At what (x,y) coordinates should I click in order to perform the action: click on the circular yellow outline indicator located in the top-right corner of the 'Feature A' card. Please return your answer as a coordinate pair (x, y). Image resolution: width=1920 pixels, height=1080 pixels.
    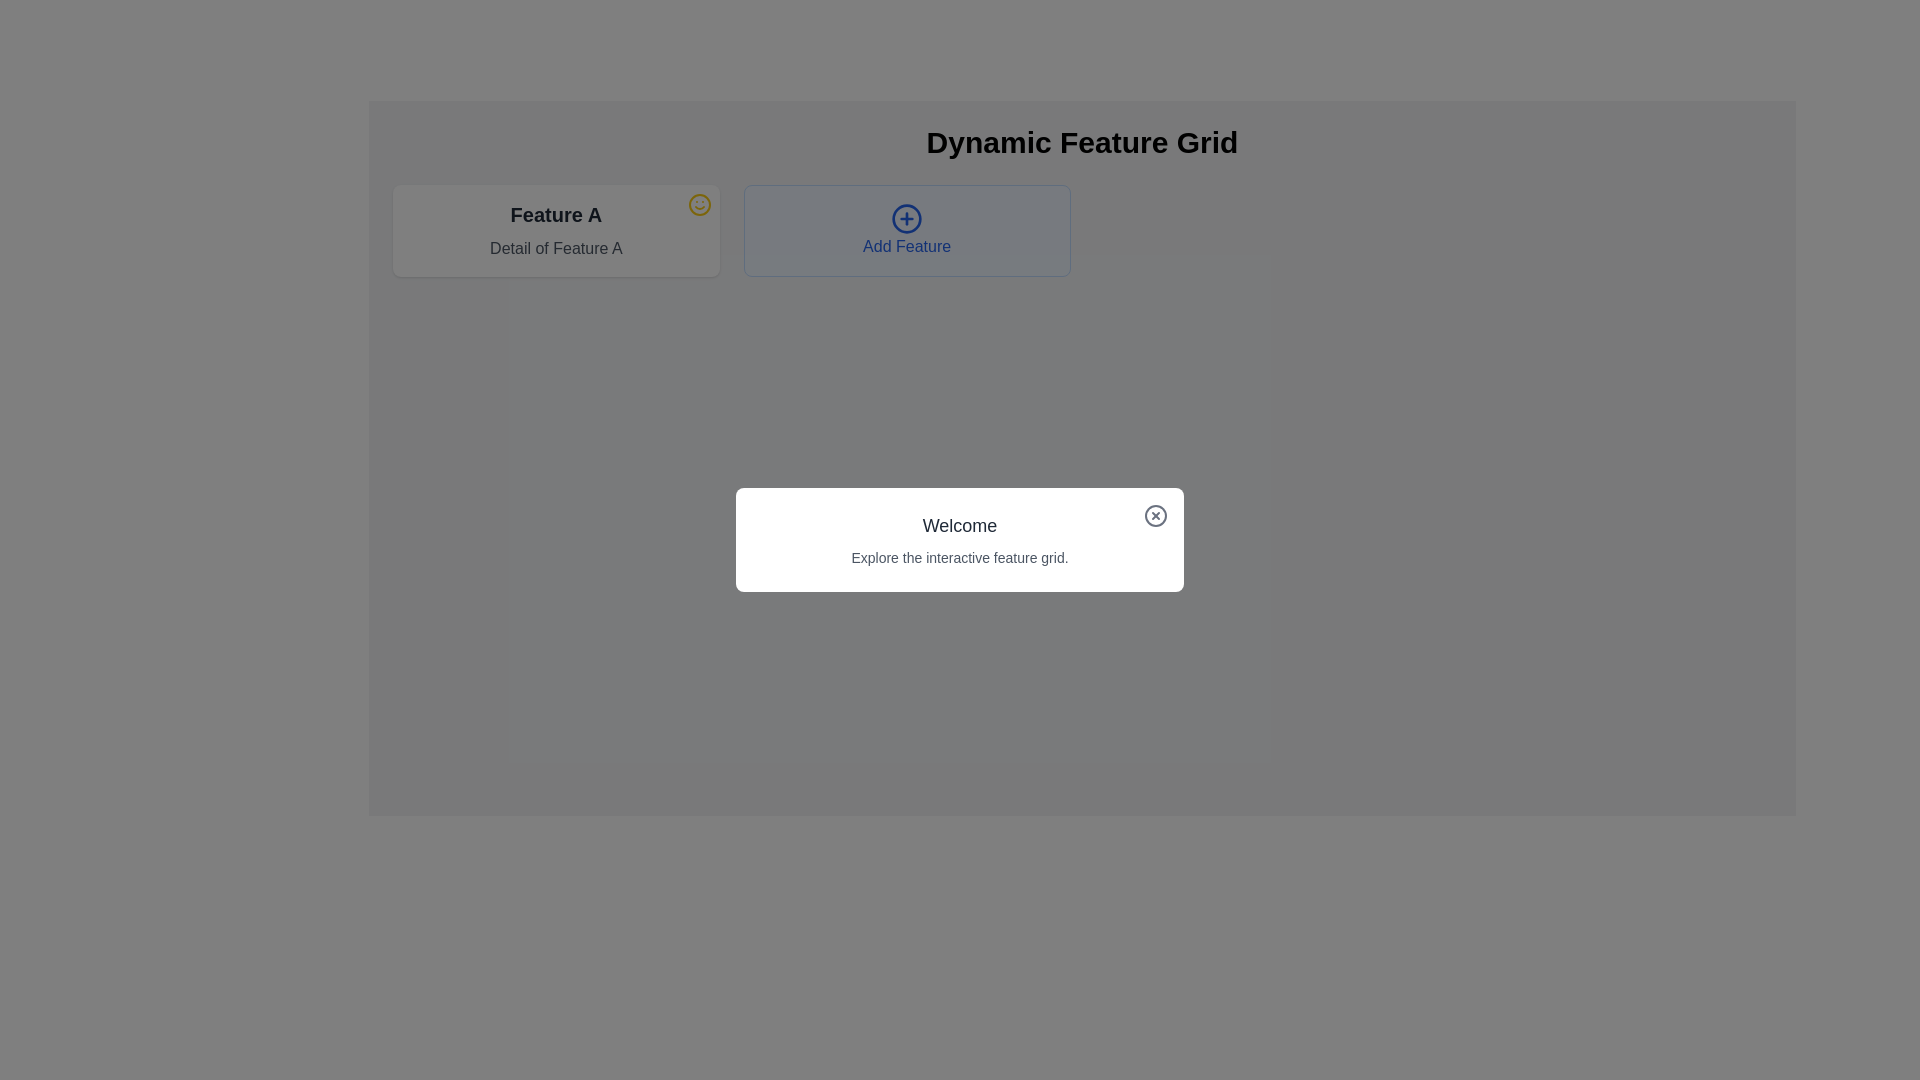
    Looking at the image, I should click on (699, 204).